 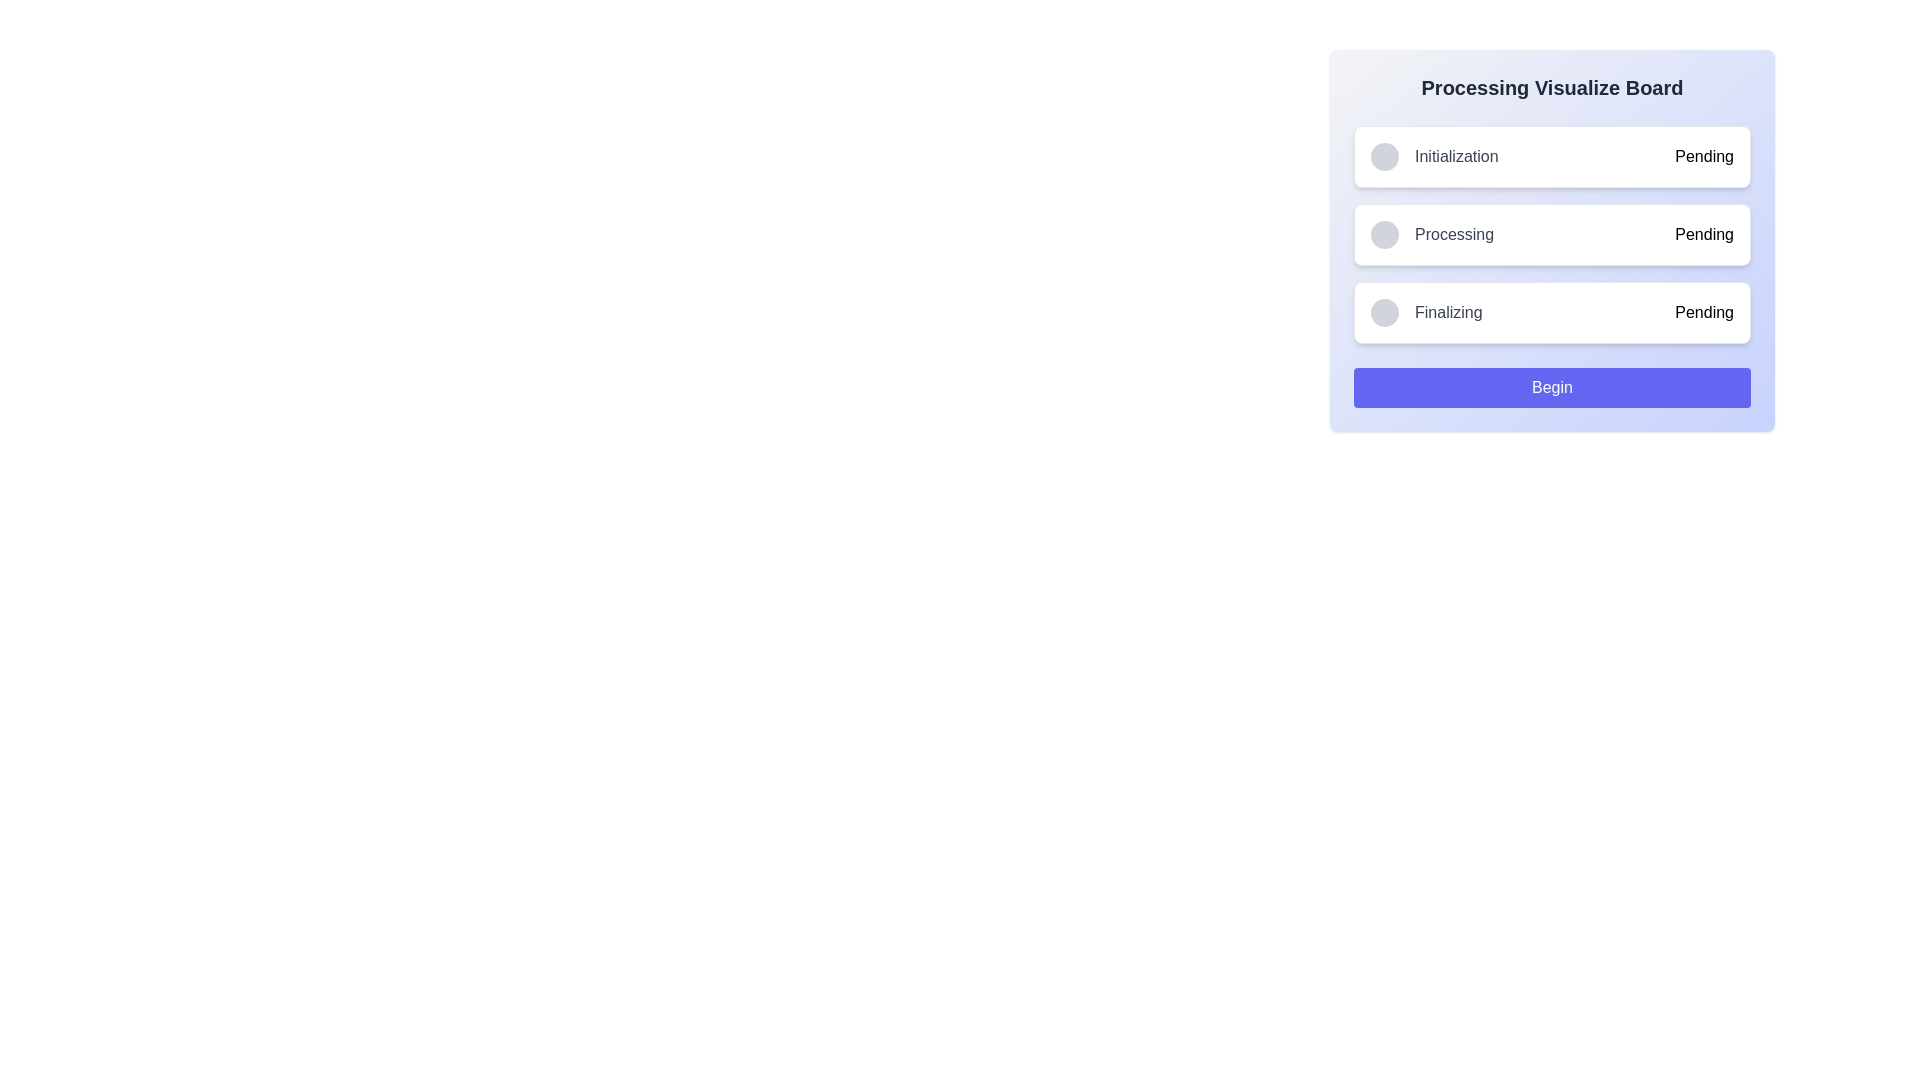 What do you see at coordinates (1431, 234) in the screenshot?
I see `the display-only Indicator, which signifies the current step in the process and is located below the 'Initialization' row and above the 'Finalizing' row` at bounding box center [1431, 234].